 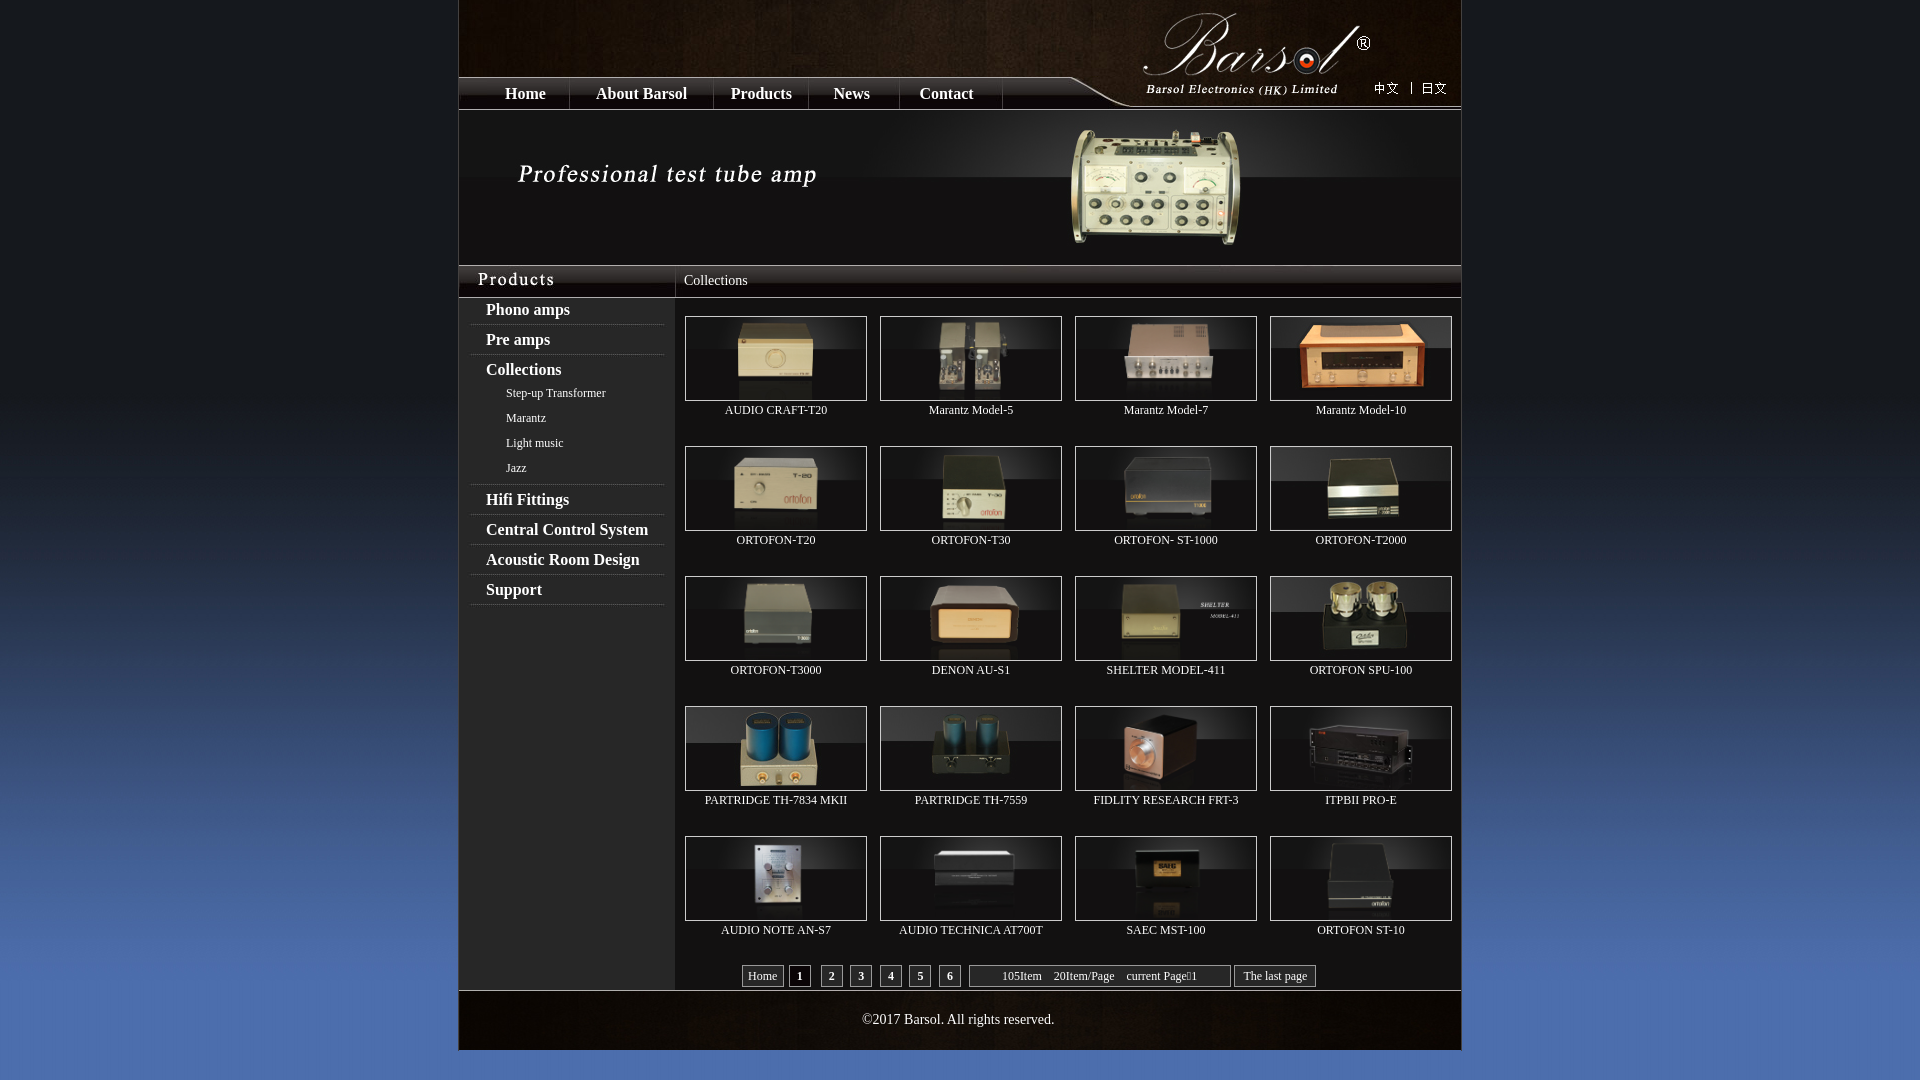 I want to click on 'ORTOFON-T30', so click(x=970, y=540).